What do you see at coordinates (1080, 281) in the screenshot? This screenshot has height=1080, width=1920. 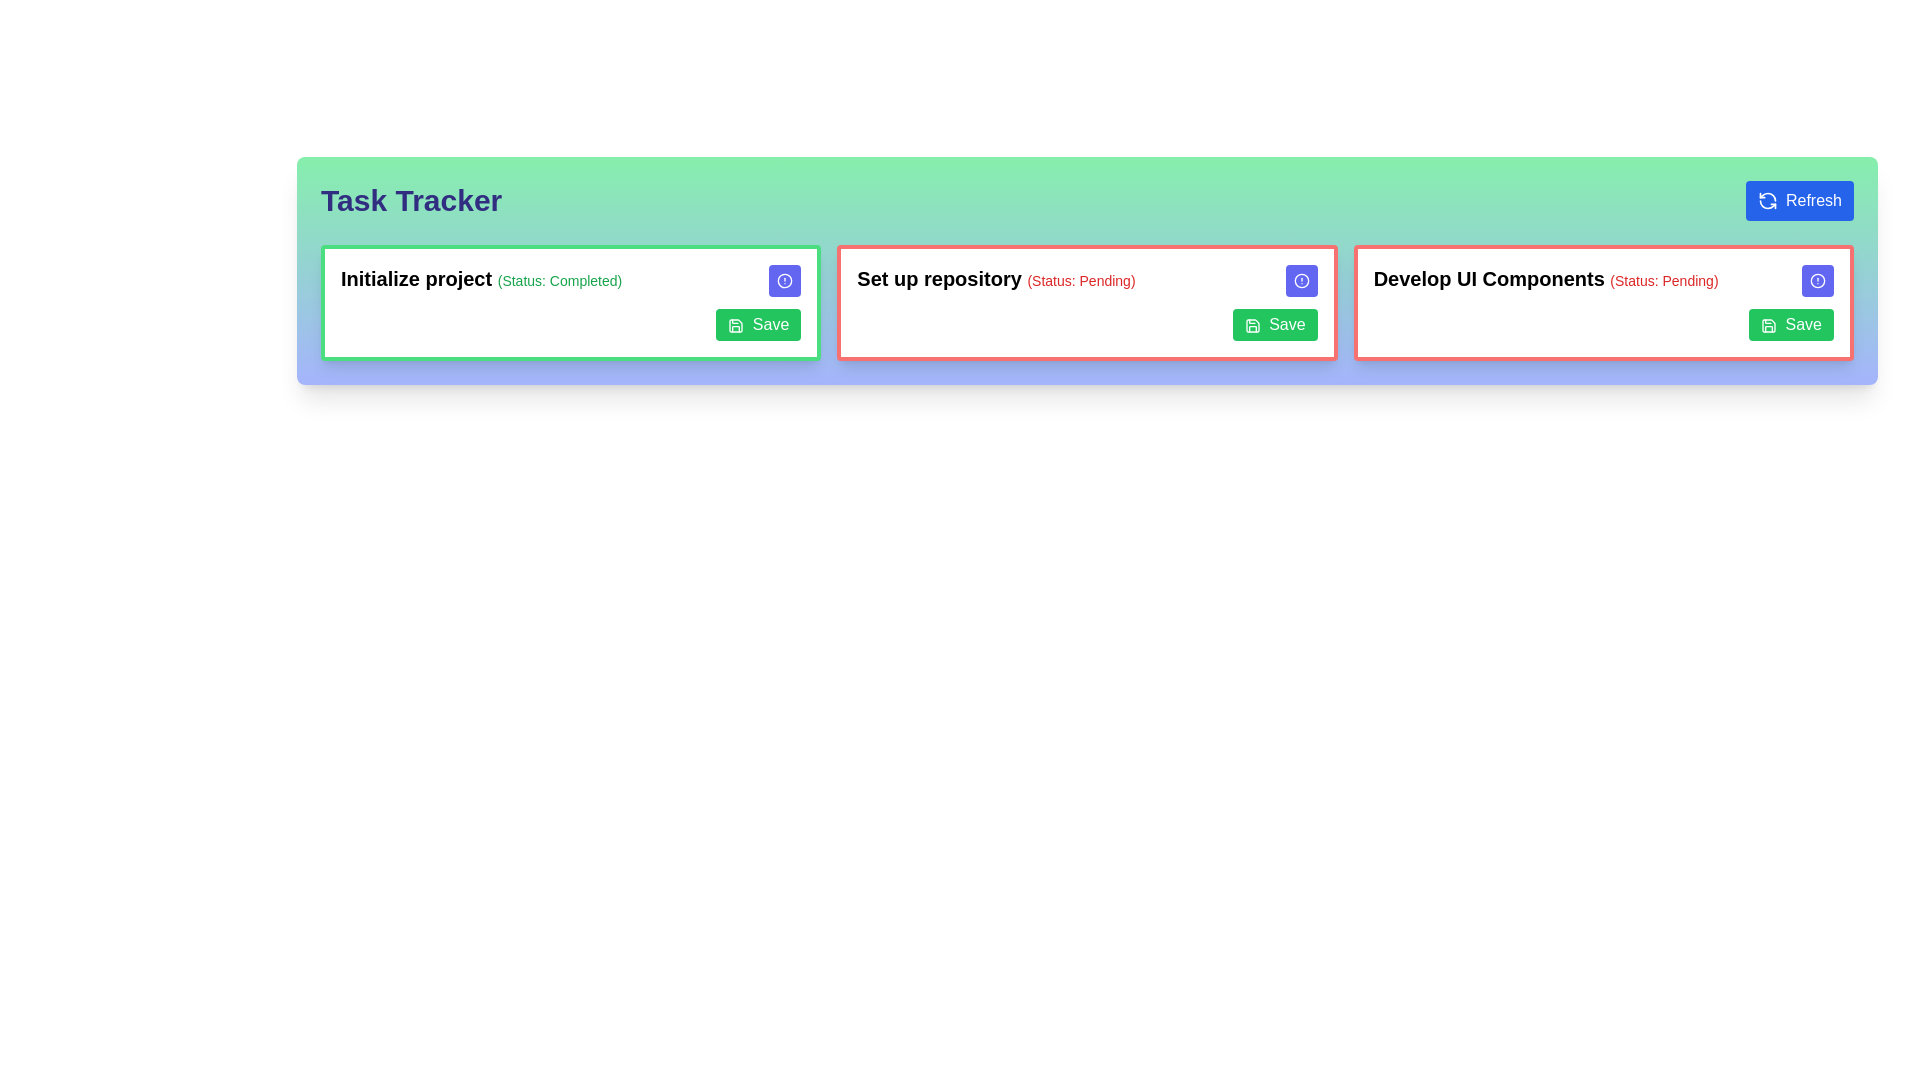 I see `the text label indicating the current status of the 'Set up repository' task marked as 'Pending', located to the right of the bold title 'Set up repository'` at bounding box center [1080, 281].